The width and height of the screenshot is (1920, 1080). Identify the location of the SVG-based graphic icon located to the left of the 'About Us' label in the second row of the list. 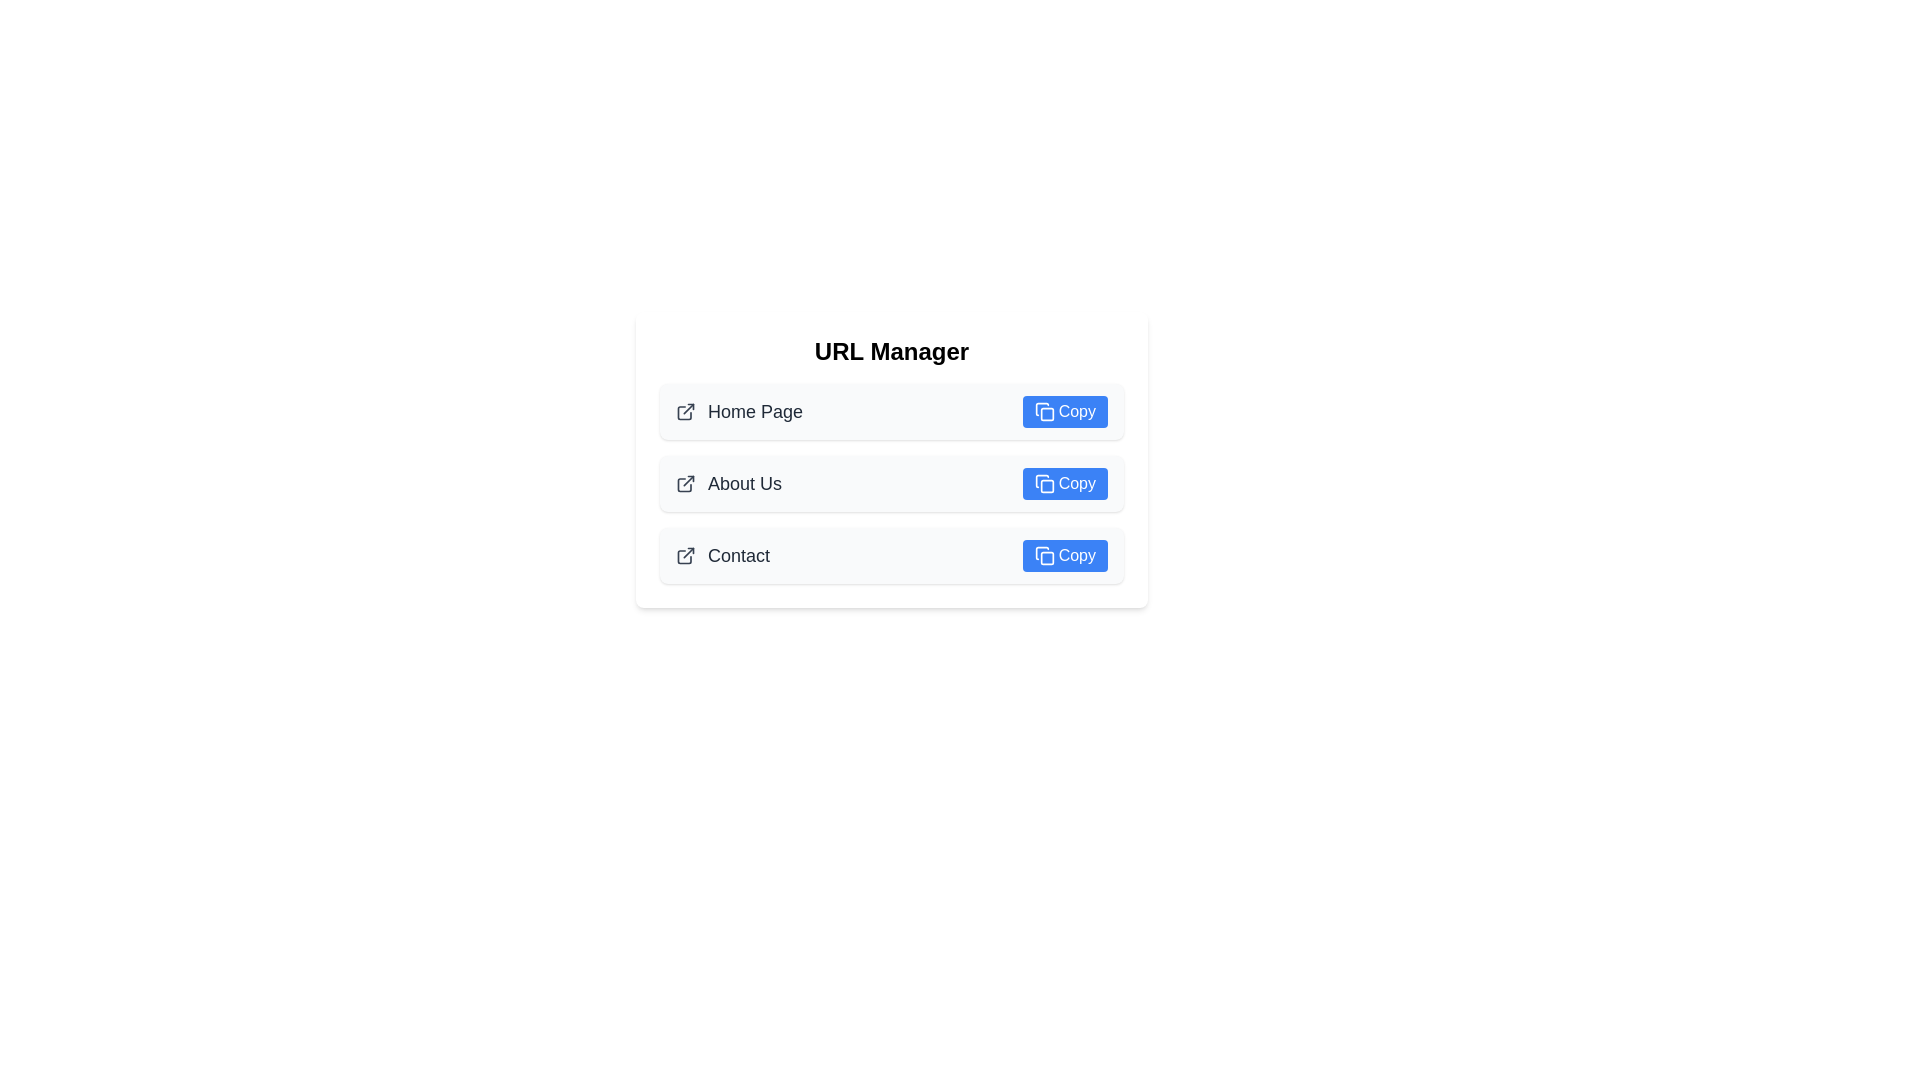
(684, 485).